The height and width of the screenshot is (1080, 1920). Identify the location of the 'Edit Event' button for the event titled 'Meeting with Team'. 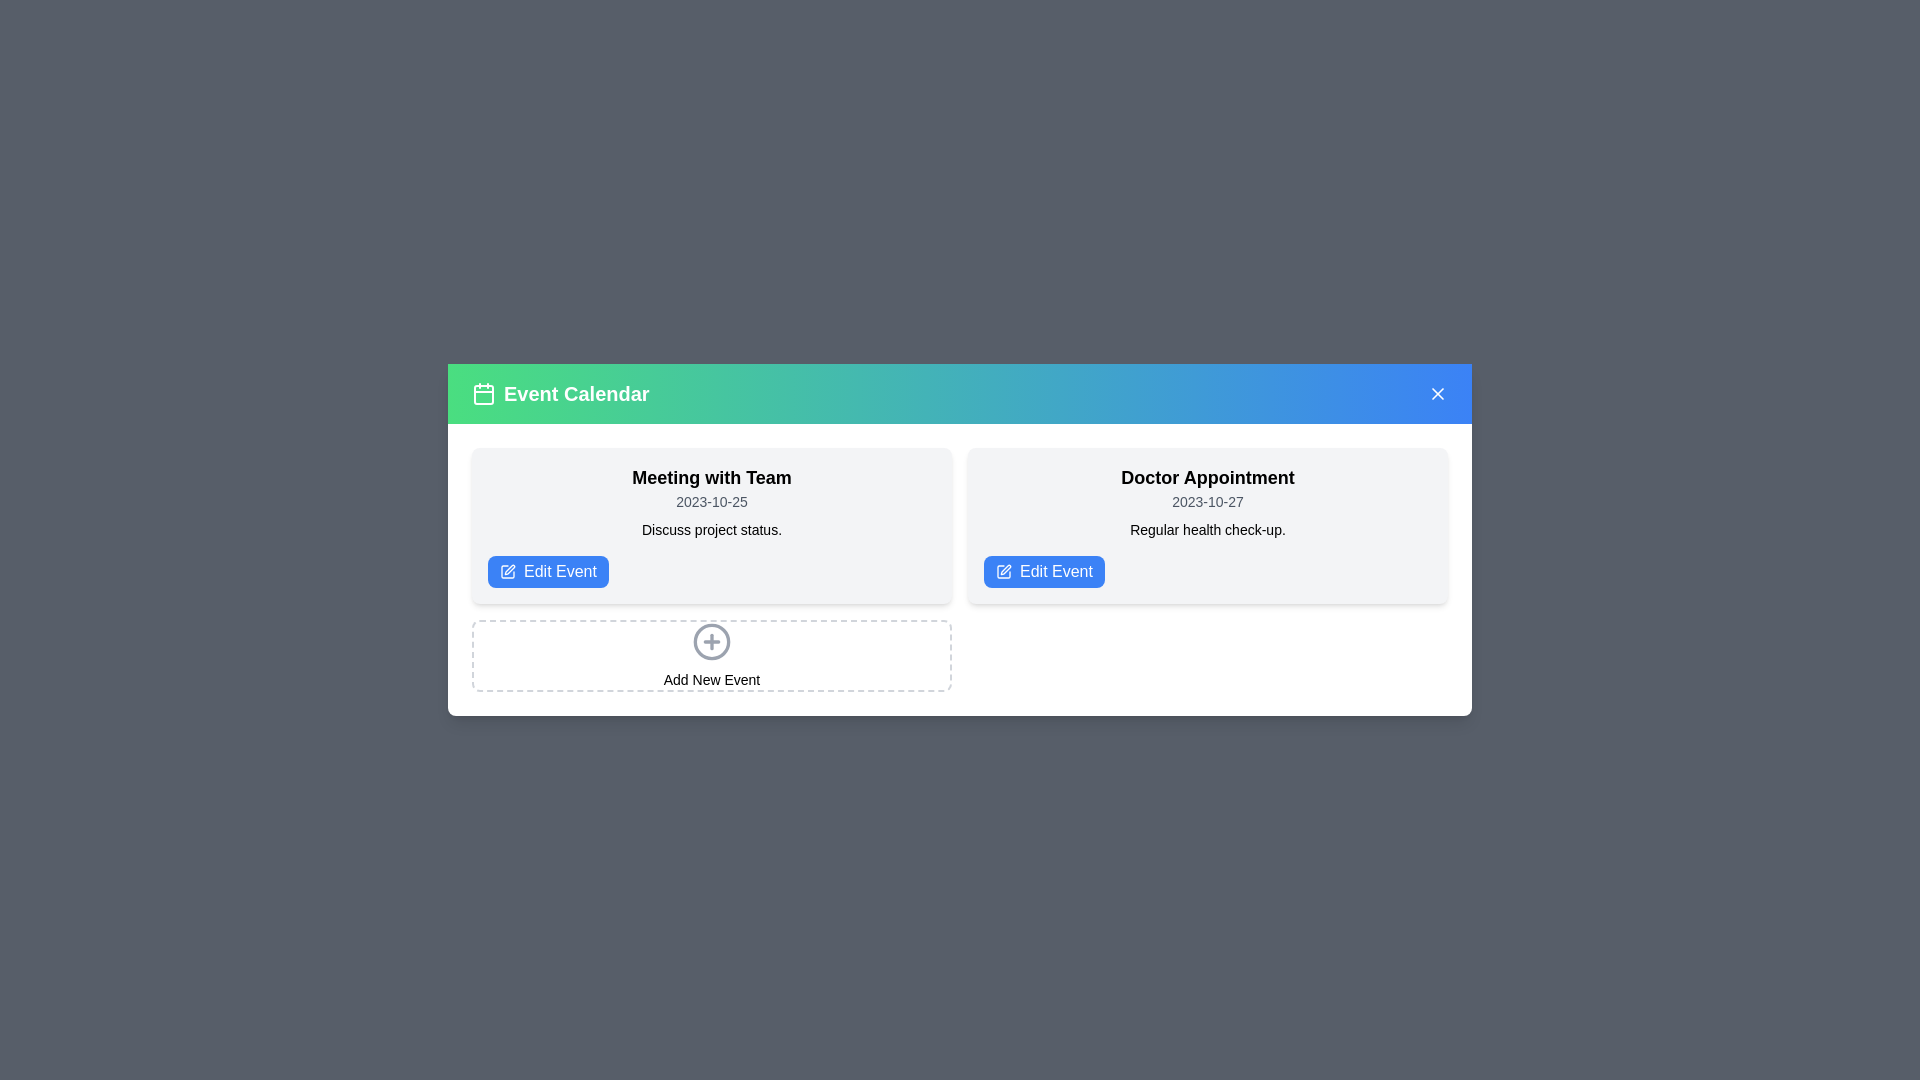
(548, 571).